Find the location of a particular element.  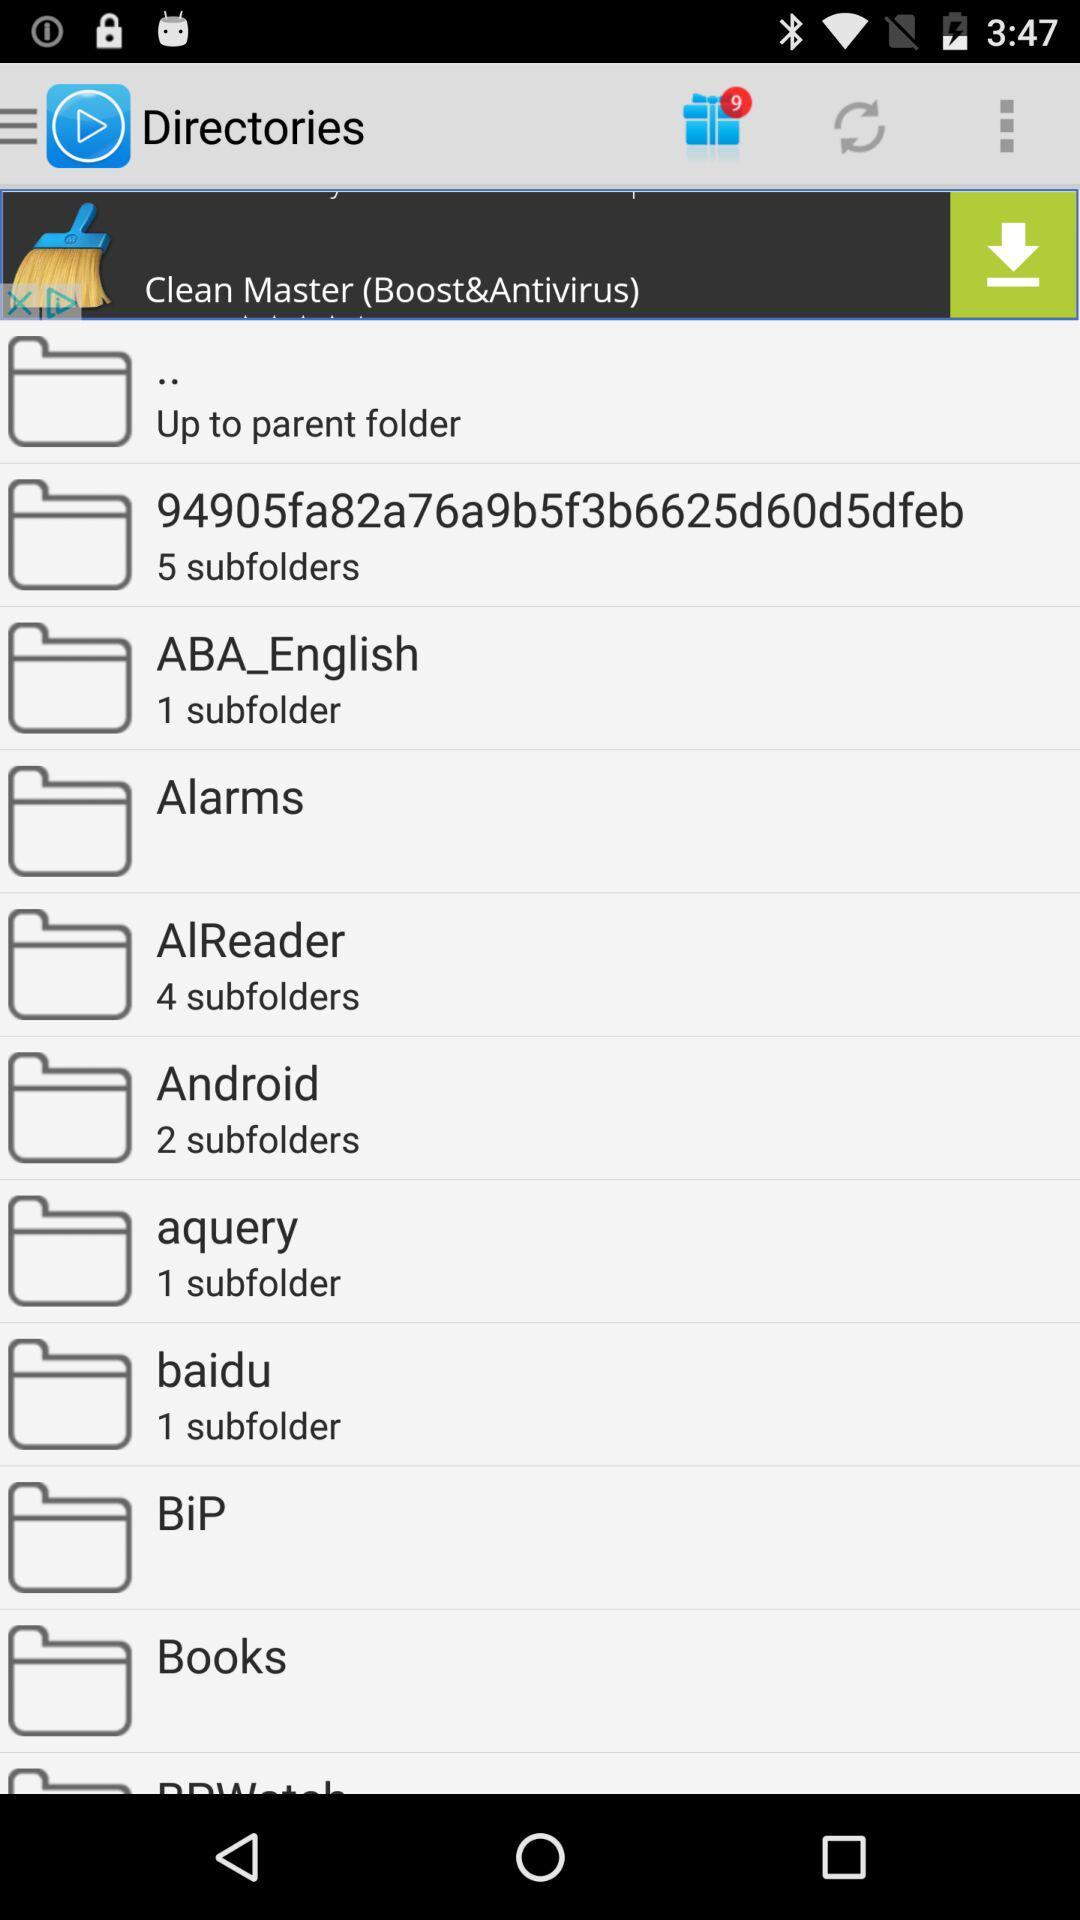

download image is located at coordinates (540, 253).